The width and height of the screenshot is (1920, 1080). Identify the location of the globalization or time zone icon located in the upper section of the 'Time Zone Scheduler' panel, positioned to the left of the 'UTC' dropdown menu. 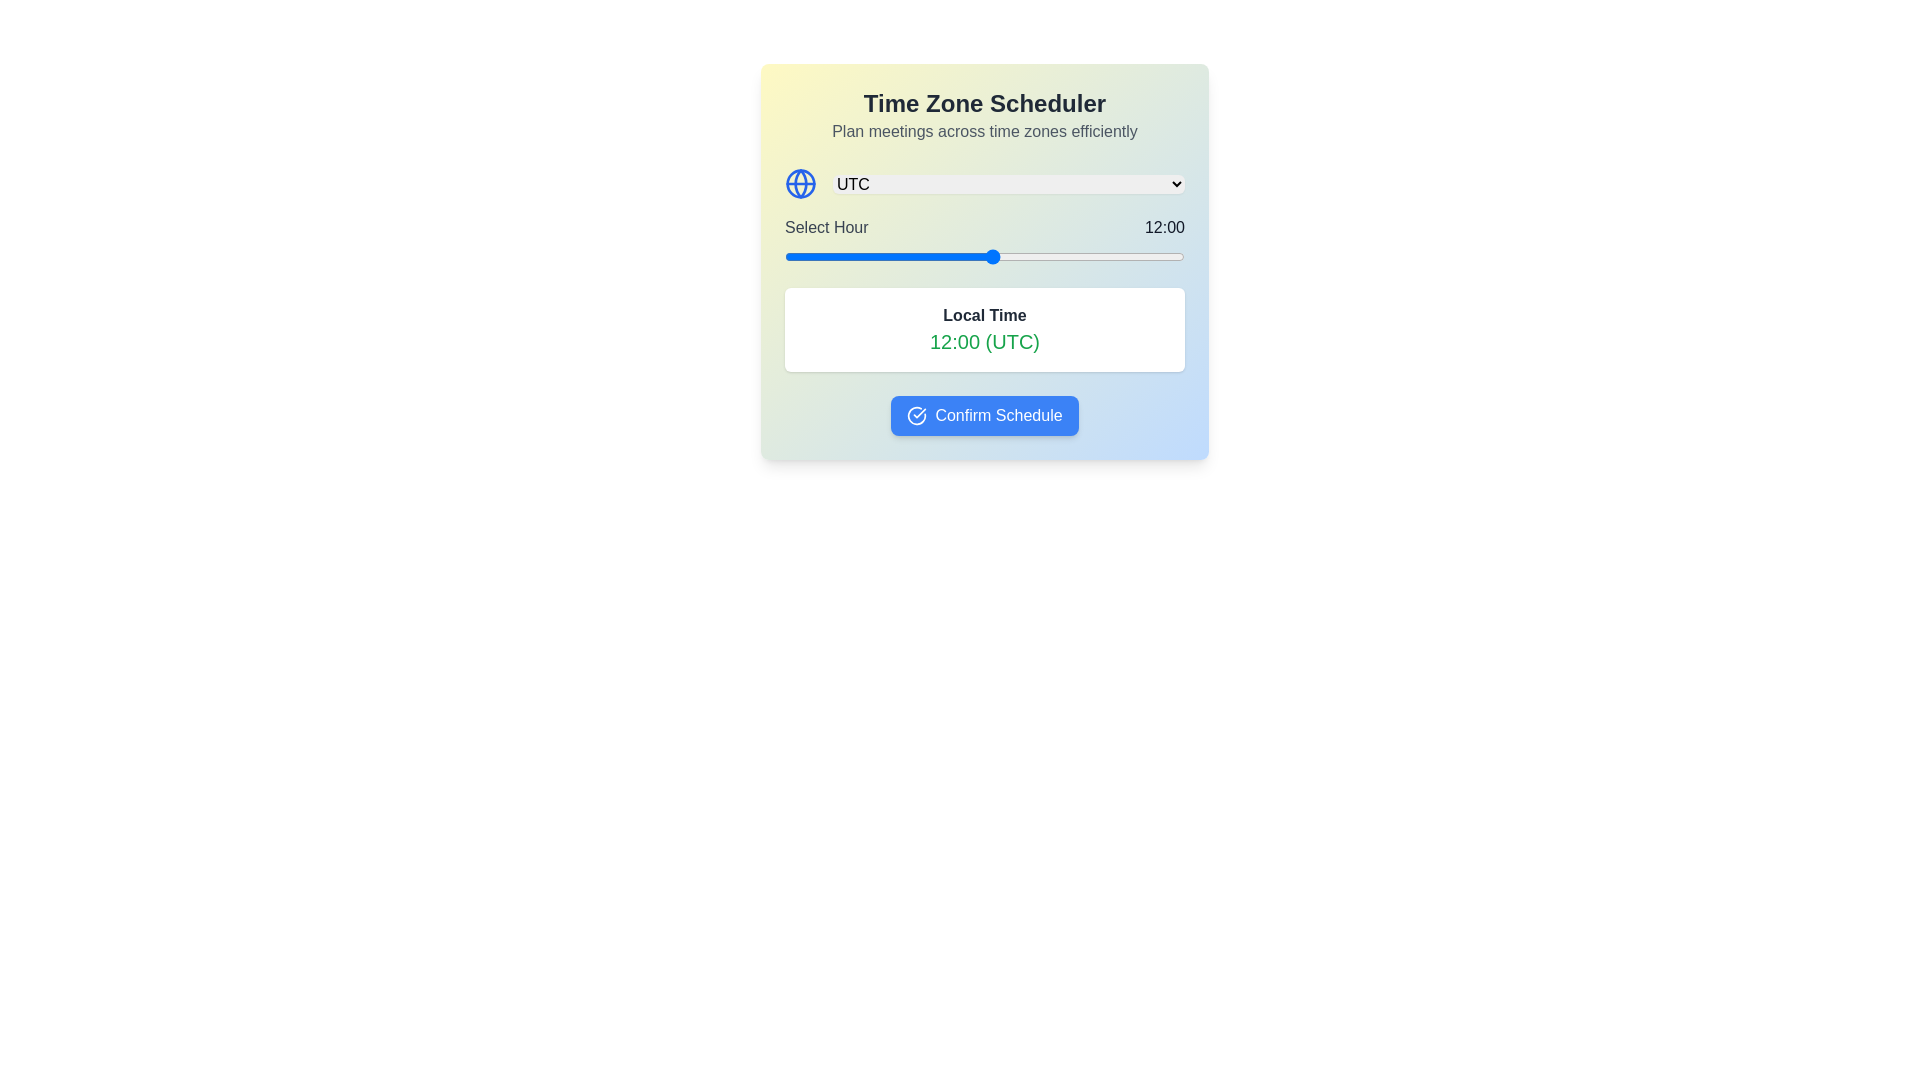
(801, 184).